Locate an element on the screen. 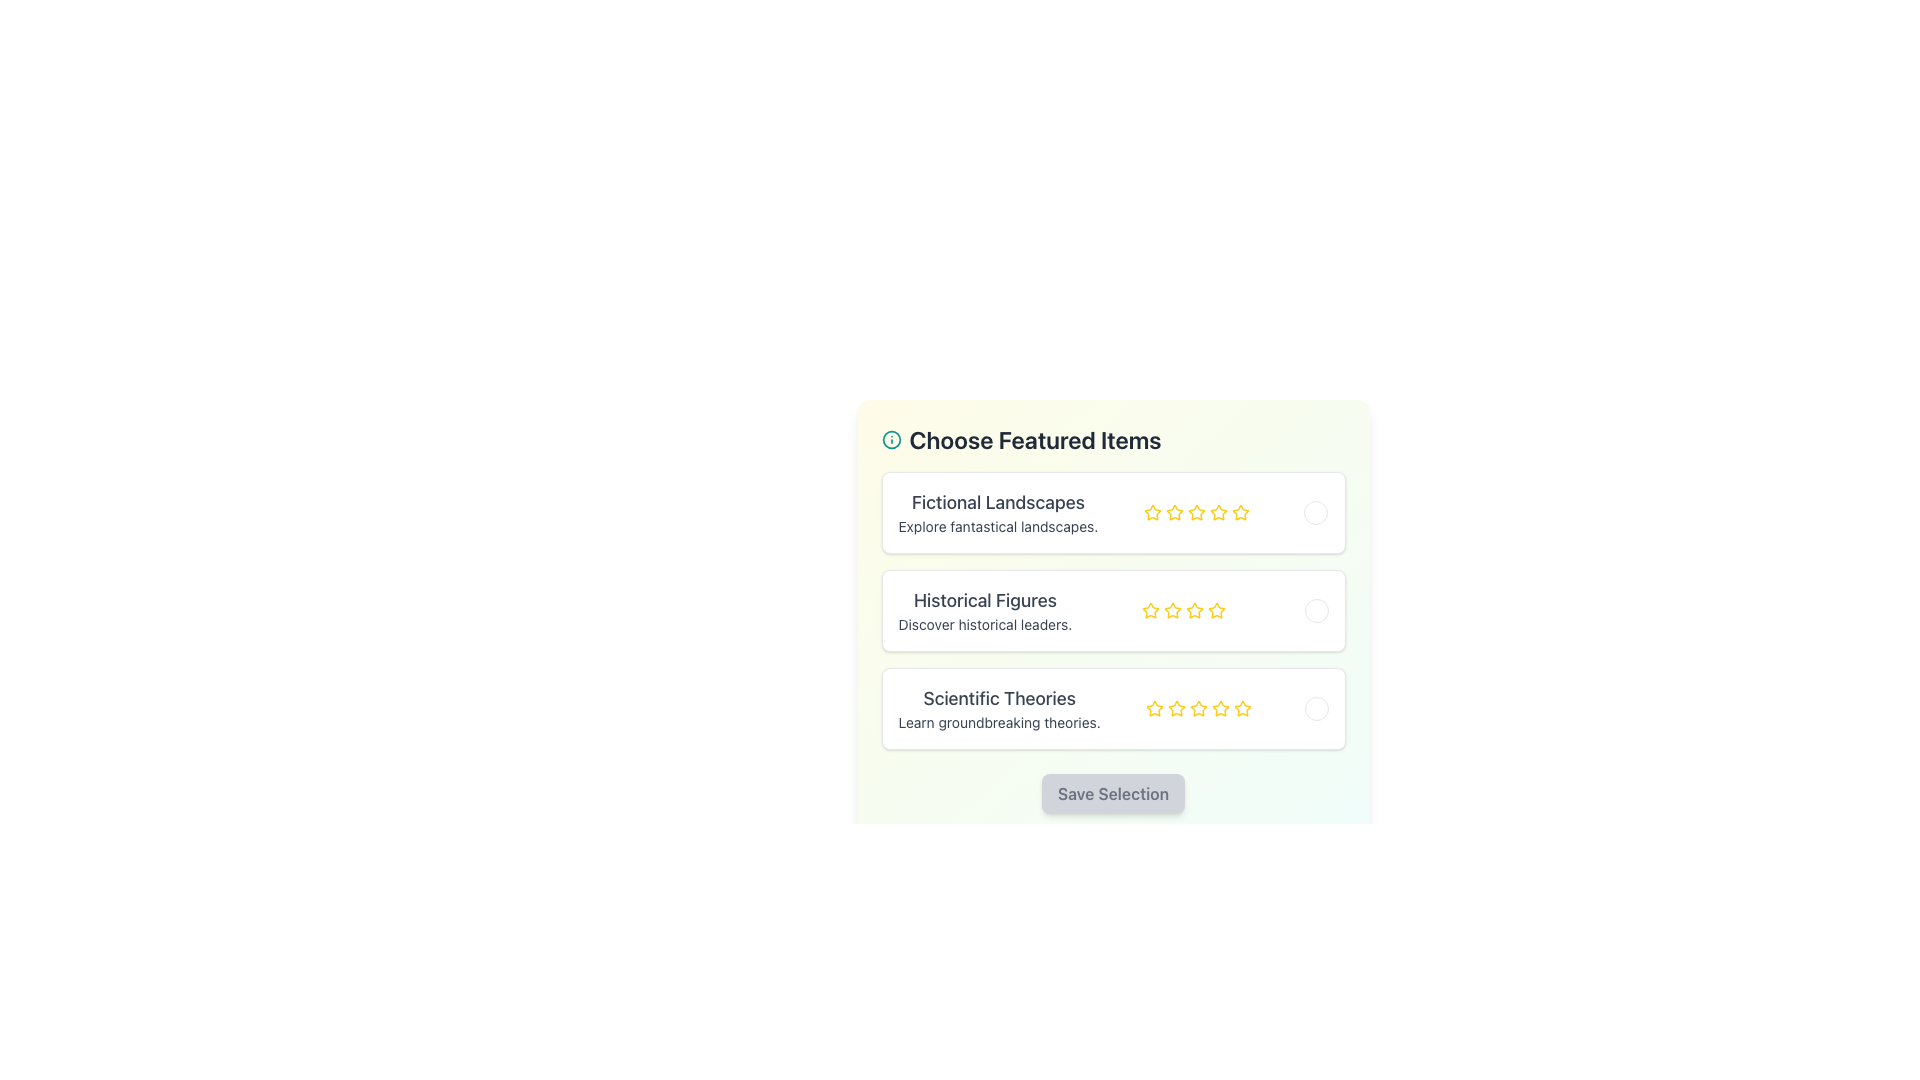  title text indicating the section related to historical figures, located in a card layout above the subtitle 'Discover historical leaders.' is located at coordinates (985, 600).